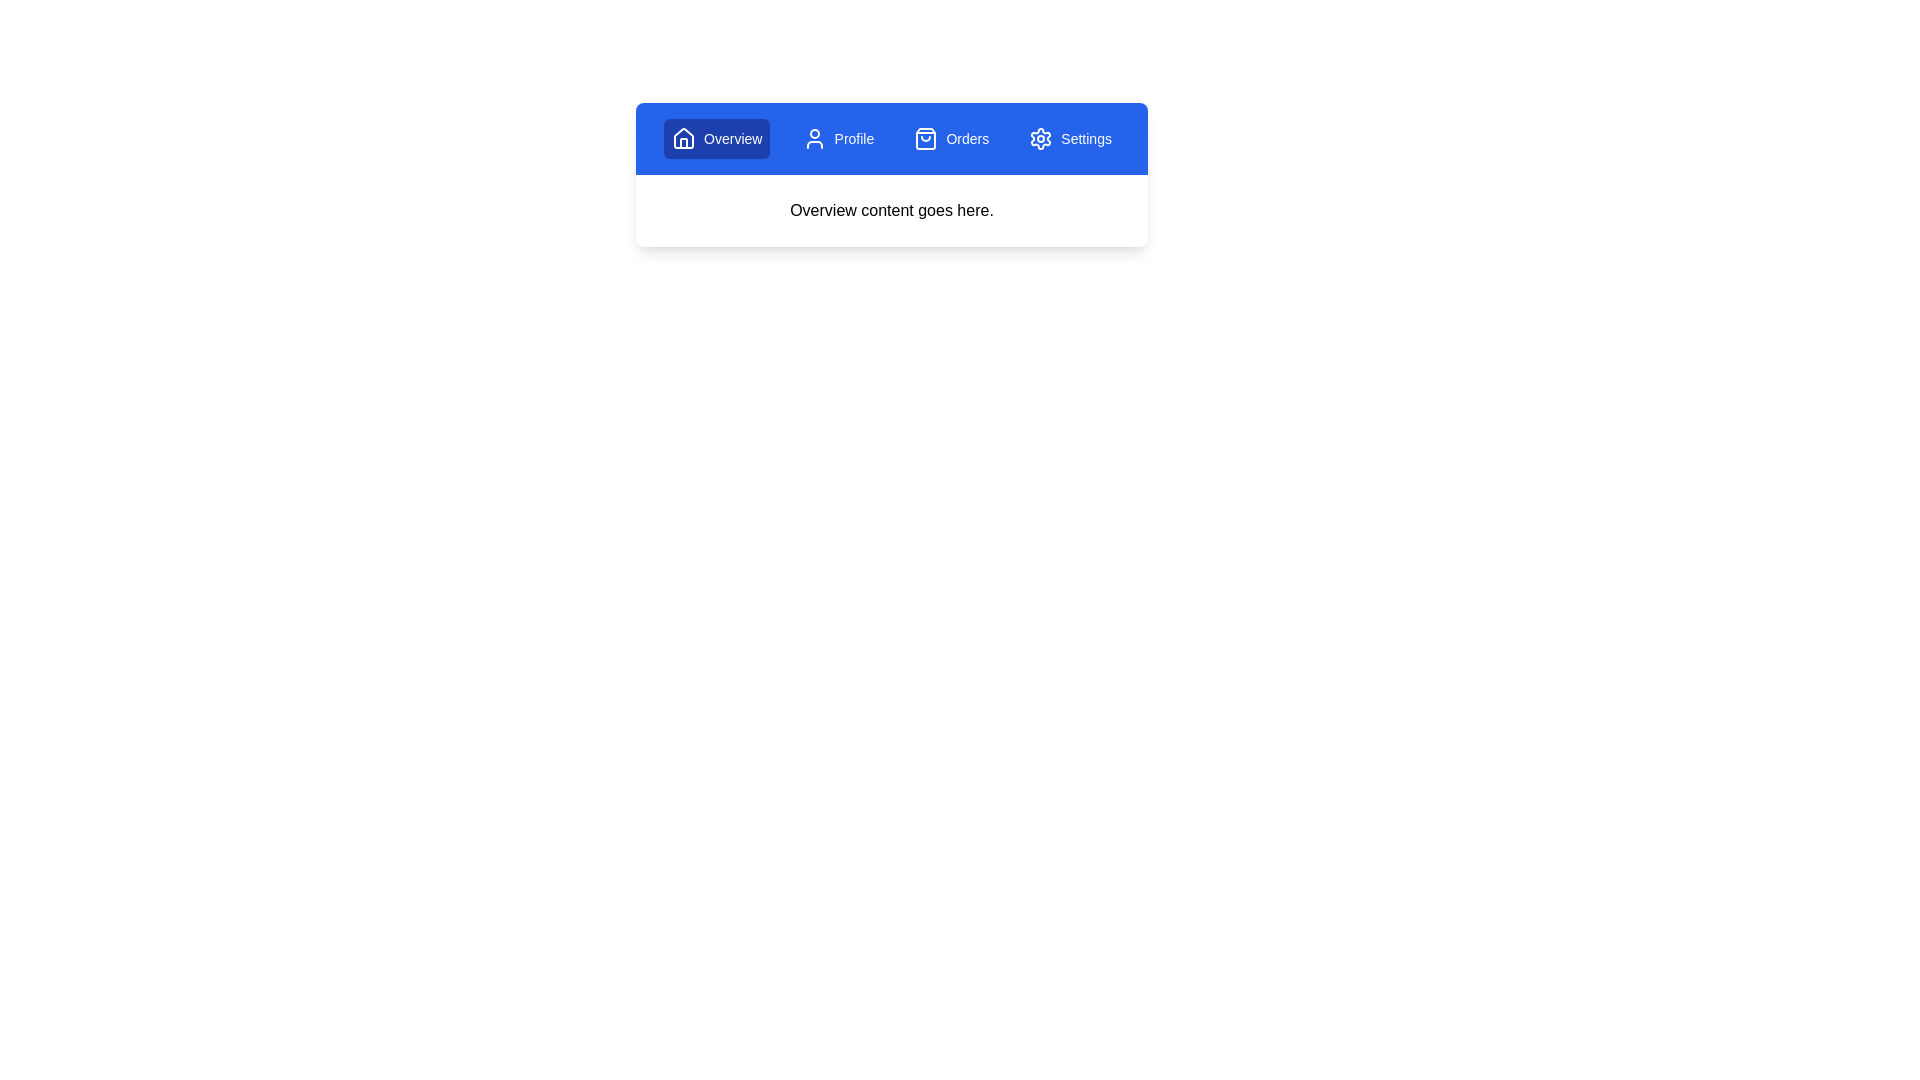  Describe the element at coordinates (814, 137) in the screenshot. I see `the user profile icon located in the navigation bar` at that location.